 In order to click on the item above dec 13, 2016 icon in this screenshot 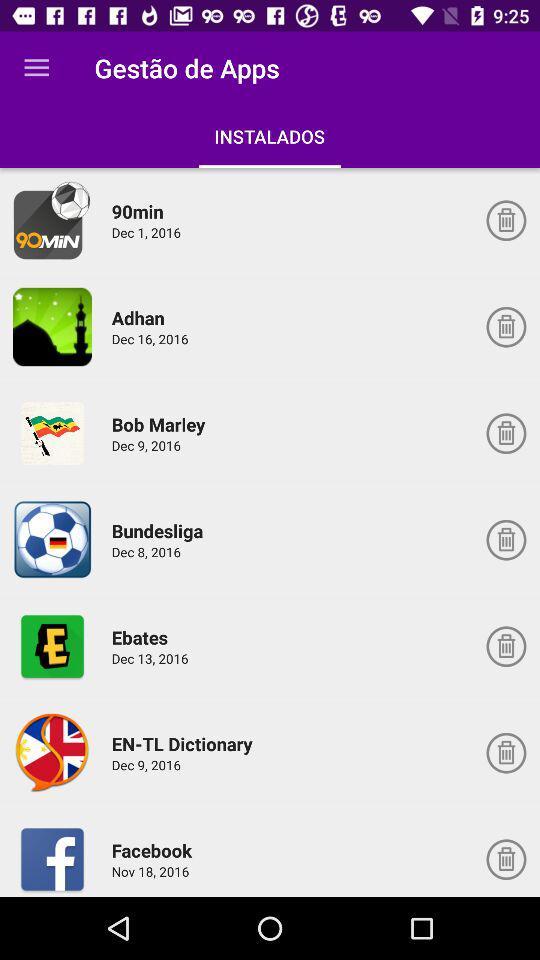, I will do `click(142, 636)`.